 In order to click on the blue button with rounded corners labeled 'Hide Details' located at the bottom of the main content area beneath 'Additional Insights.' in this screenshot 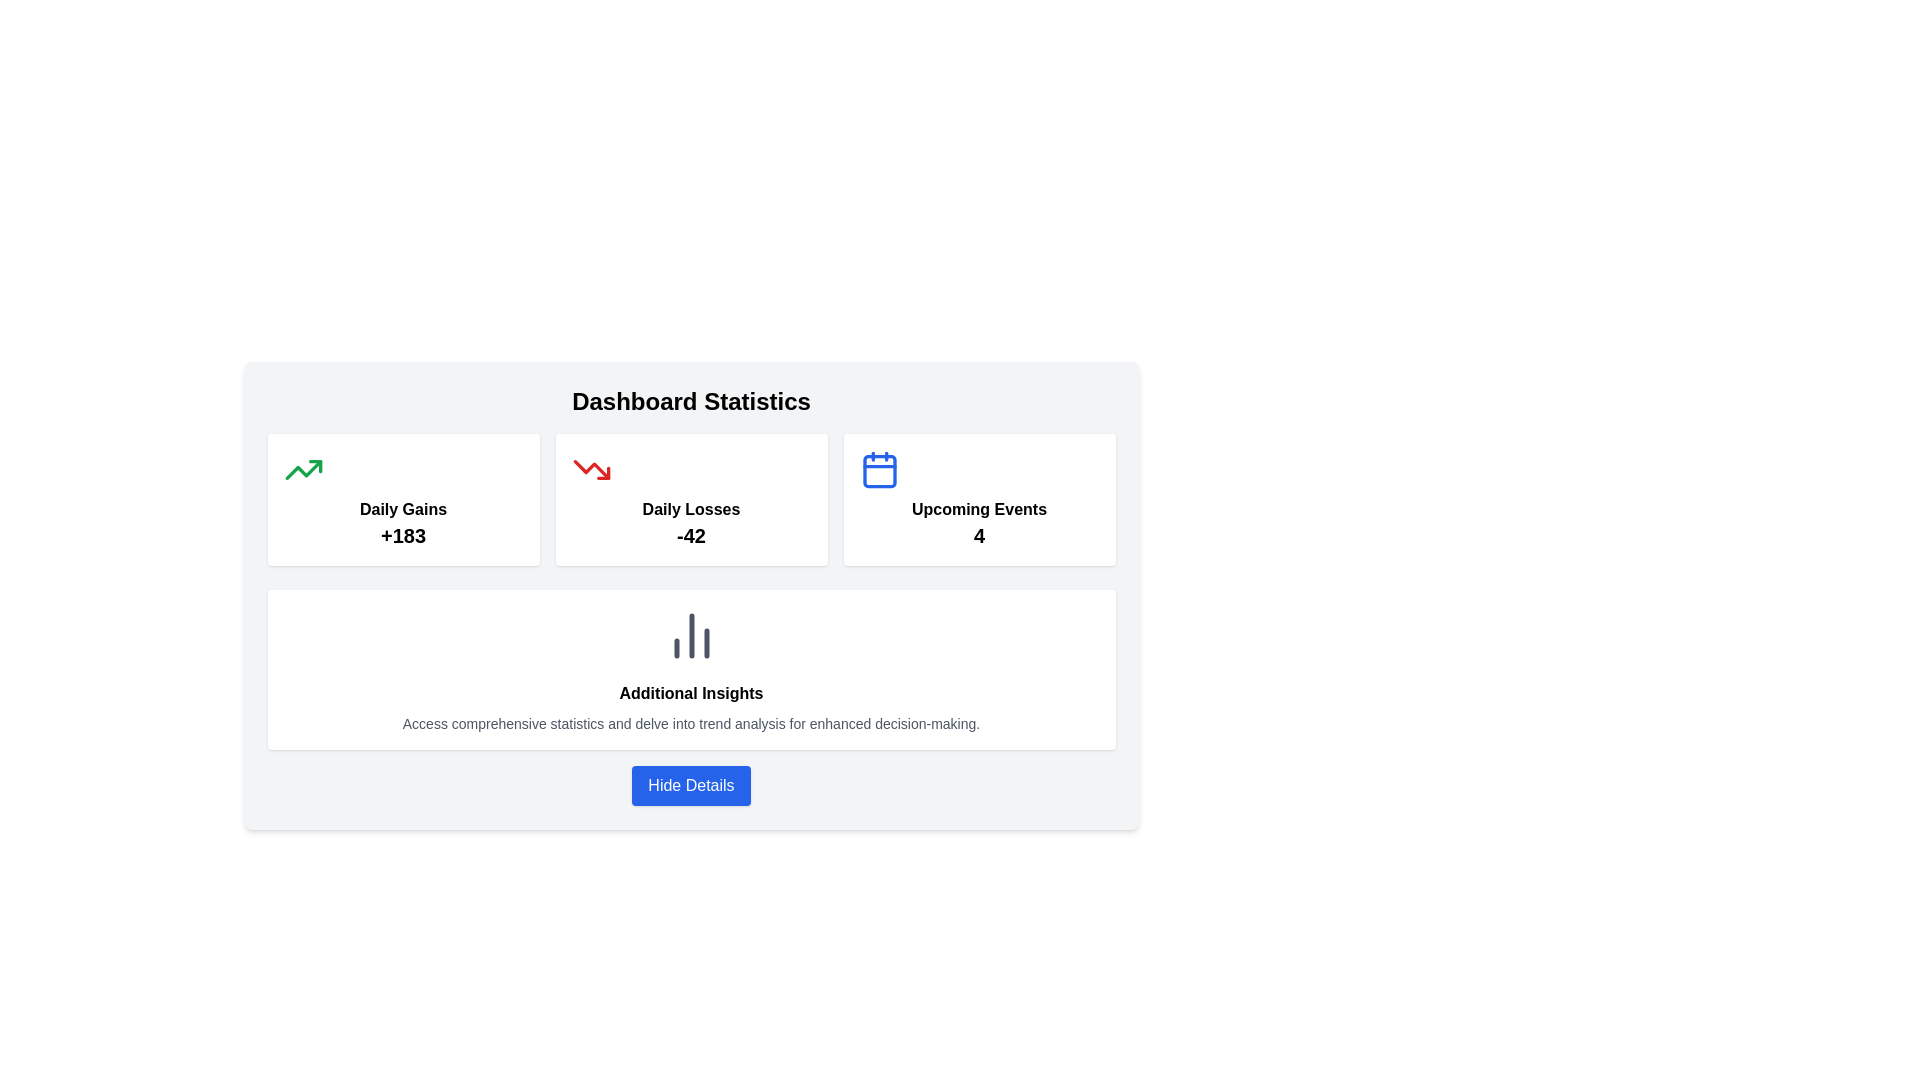, I will do `click(691, 785)`.